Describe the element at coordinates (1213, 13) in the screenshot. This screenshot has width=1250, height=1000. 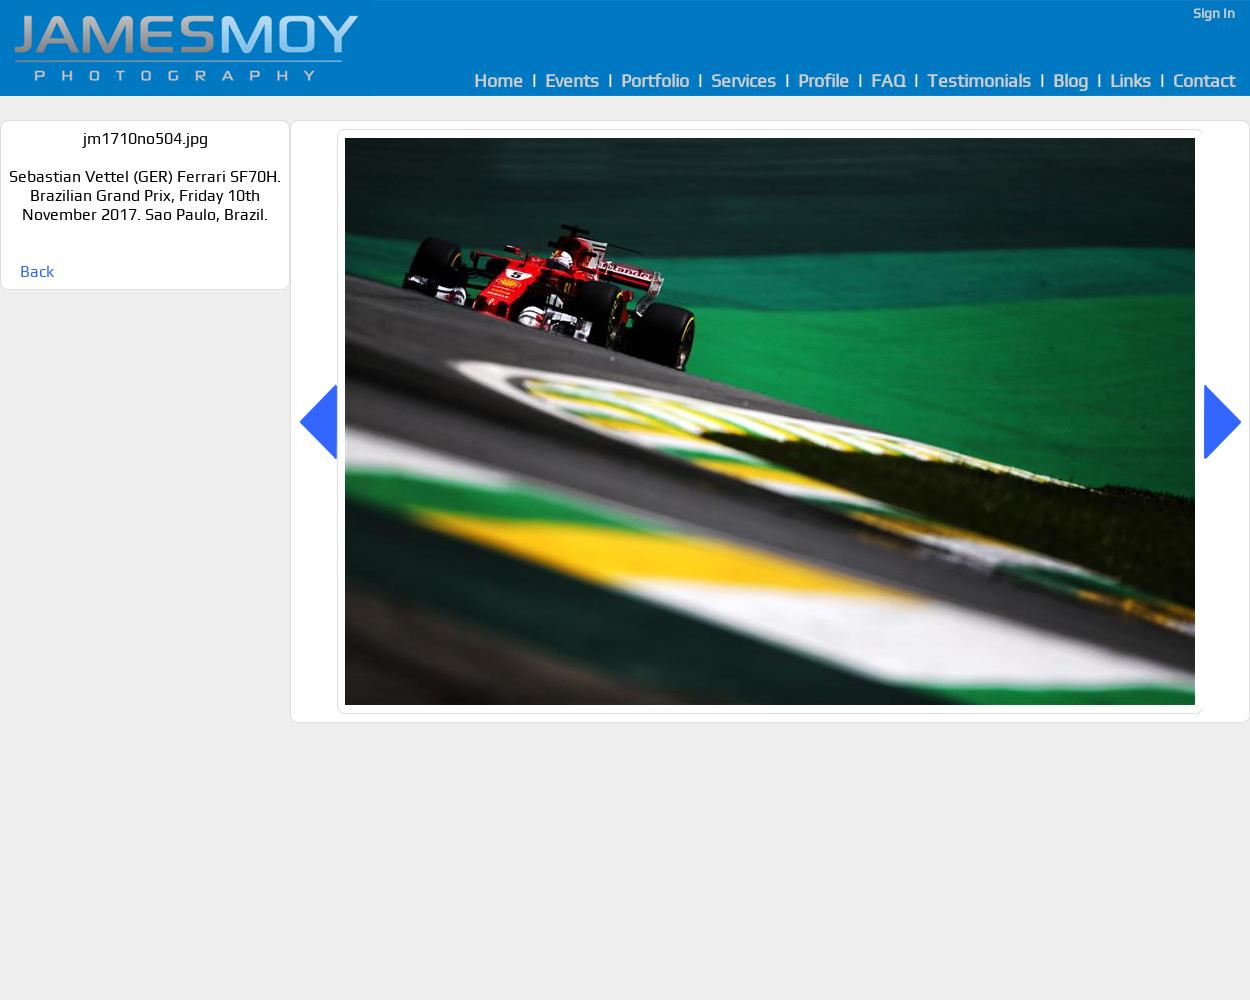
I see `'Sign In'` at that location.